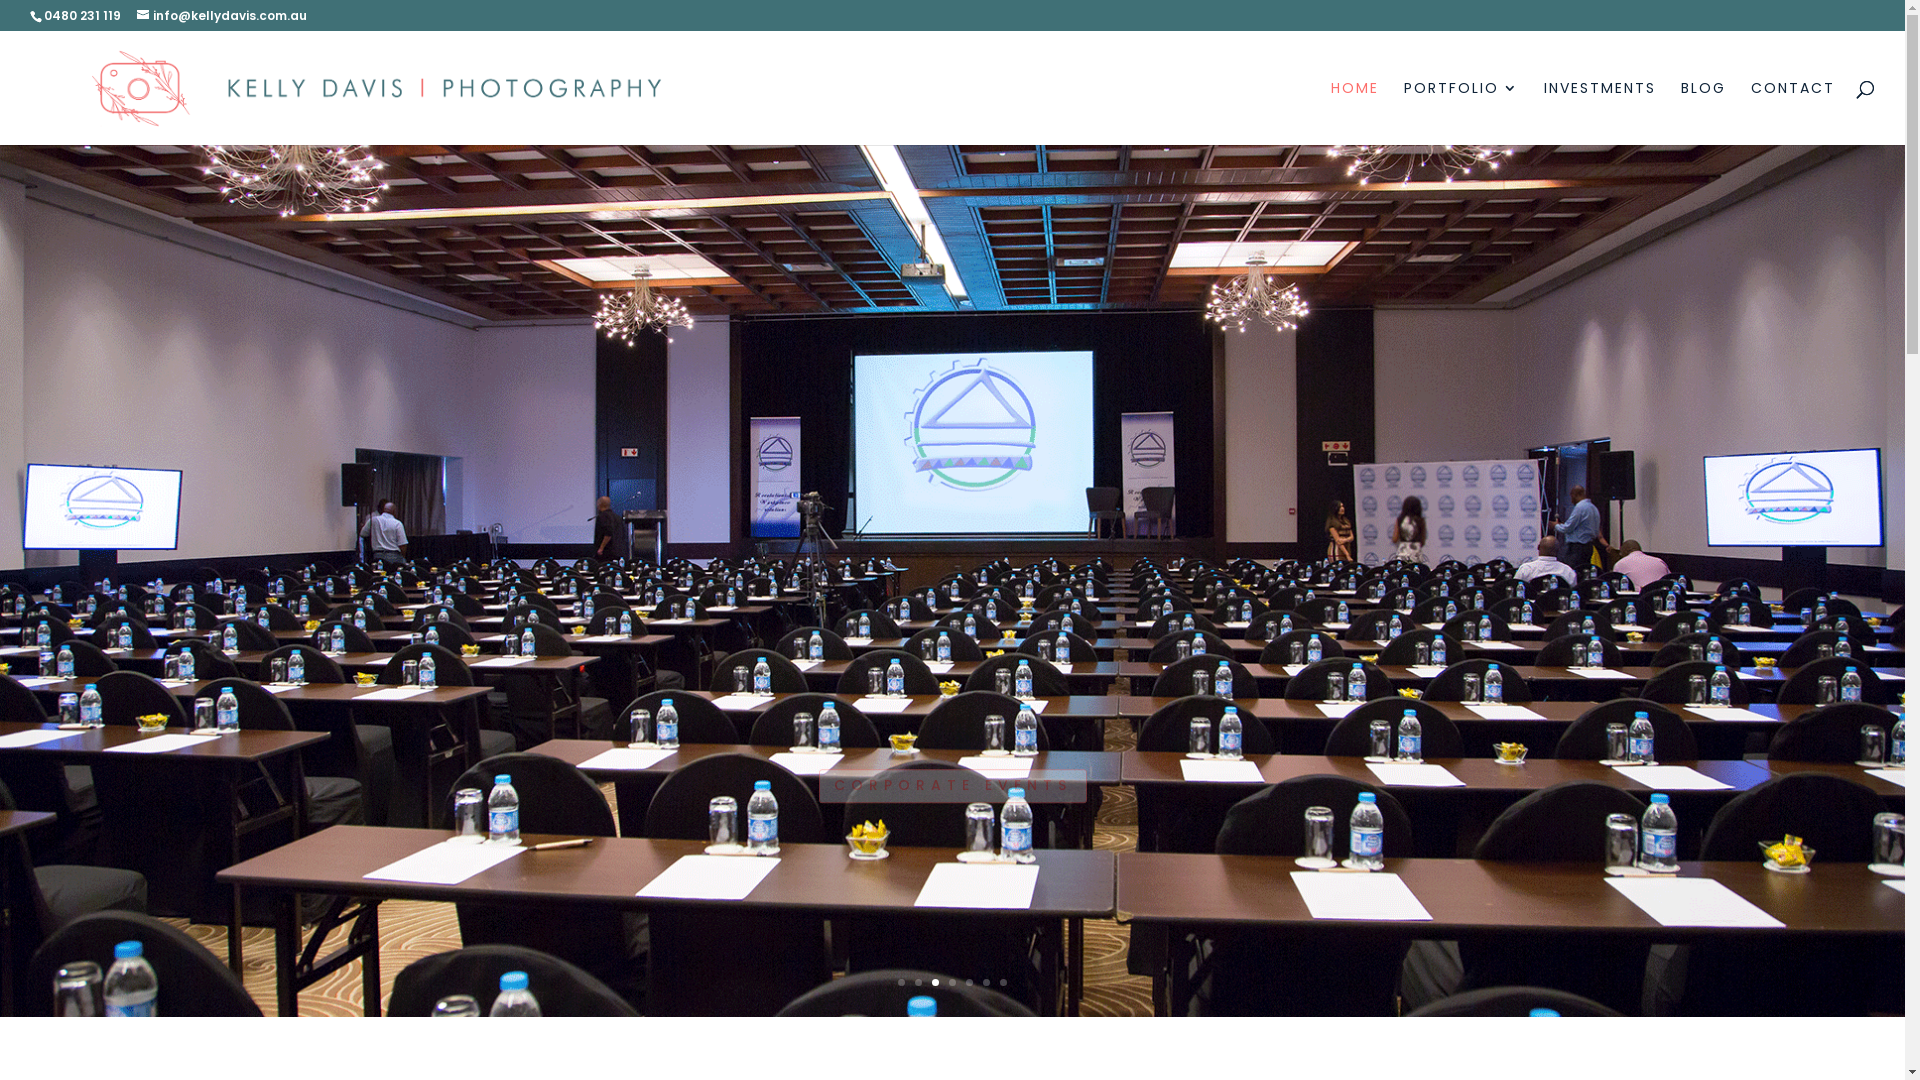  Describe the element at coordinates (1598, 112) in the screenshot. I see `'INVESTMENTS'` at that location.